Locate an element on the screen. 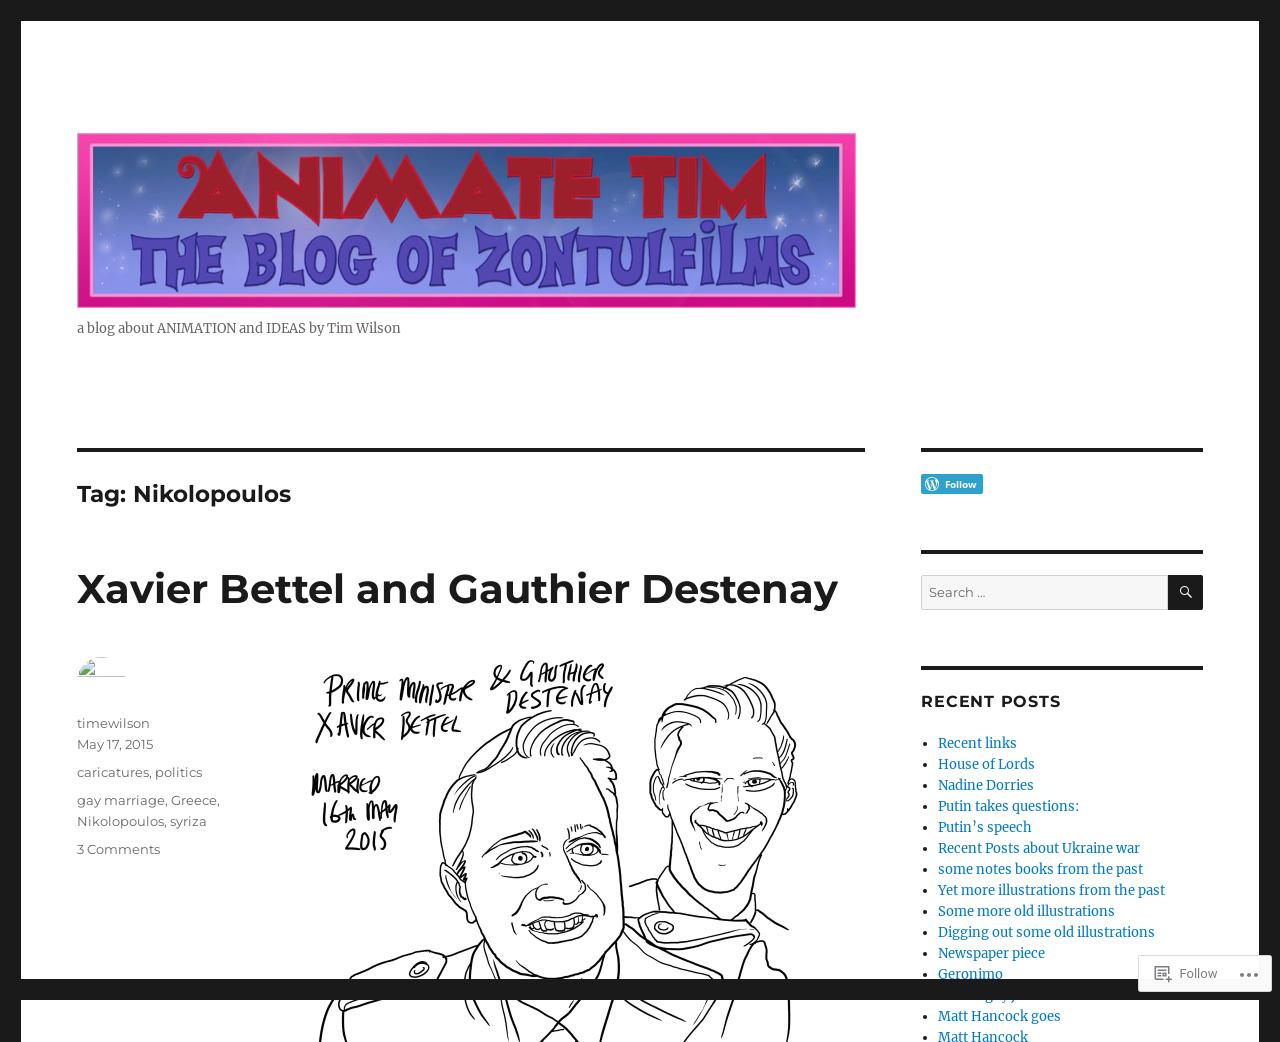  'gay marriage' is located at coordinates (119, 799).